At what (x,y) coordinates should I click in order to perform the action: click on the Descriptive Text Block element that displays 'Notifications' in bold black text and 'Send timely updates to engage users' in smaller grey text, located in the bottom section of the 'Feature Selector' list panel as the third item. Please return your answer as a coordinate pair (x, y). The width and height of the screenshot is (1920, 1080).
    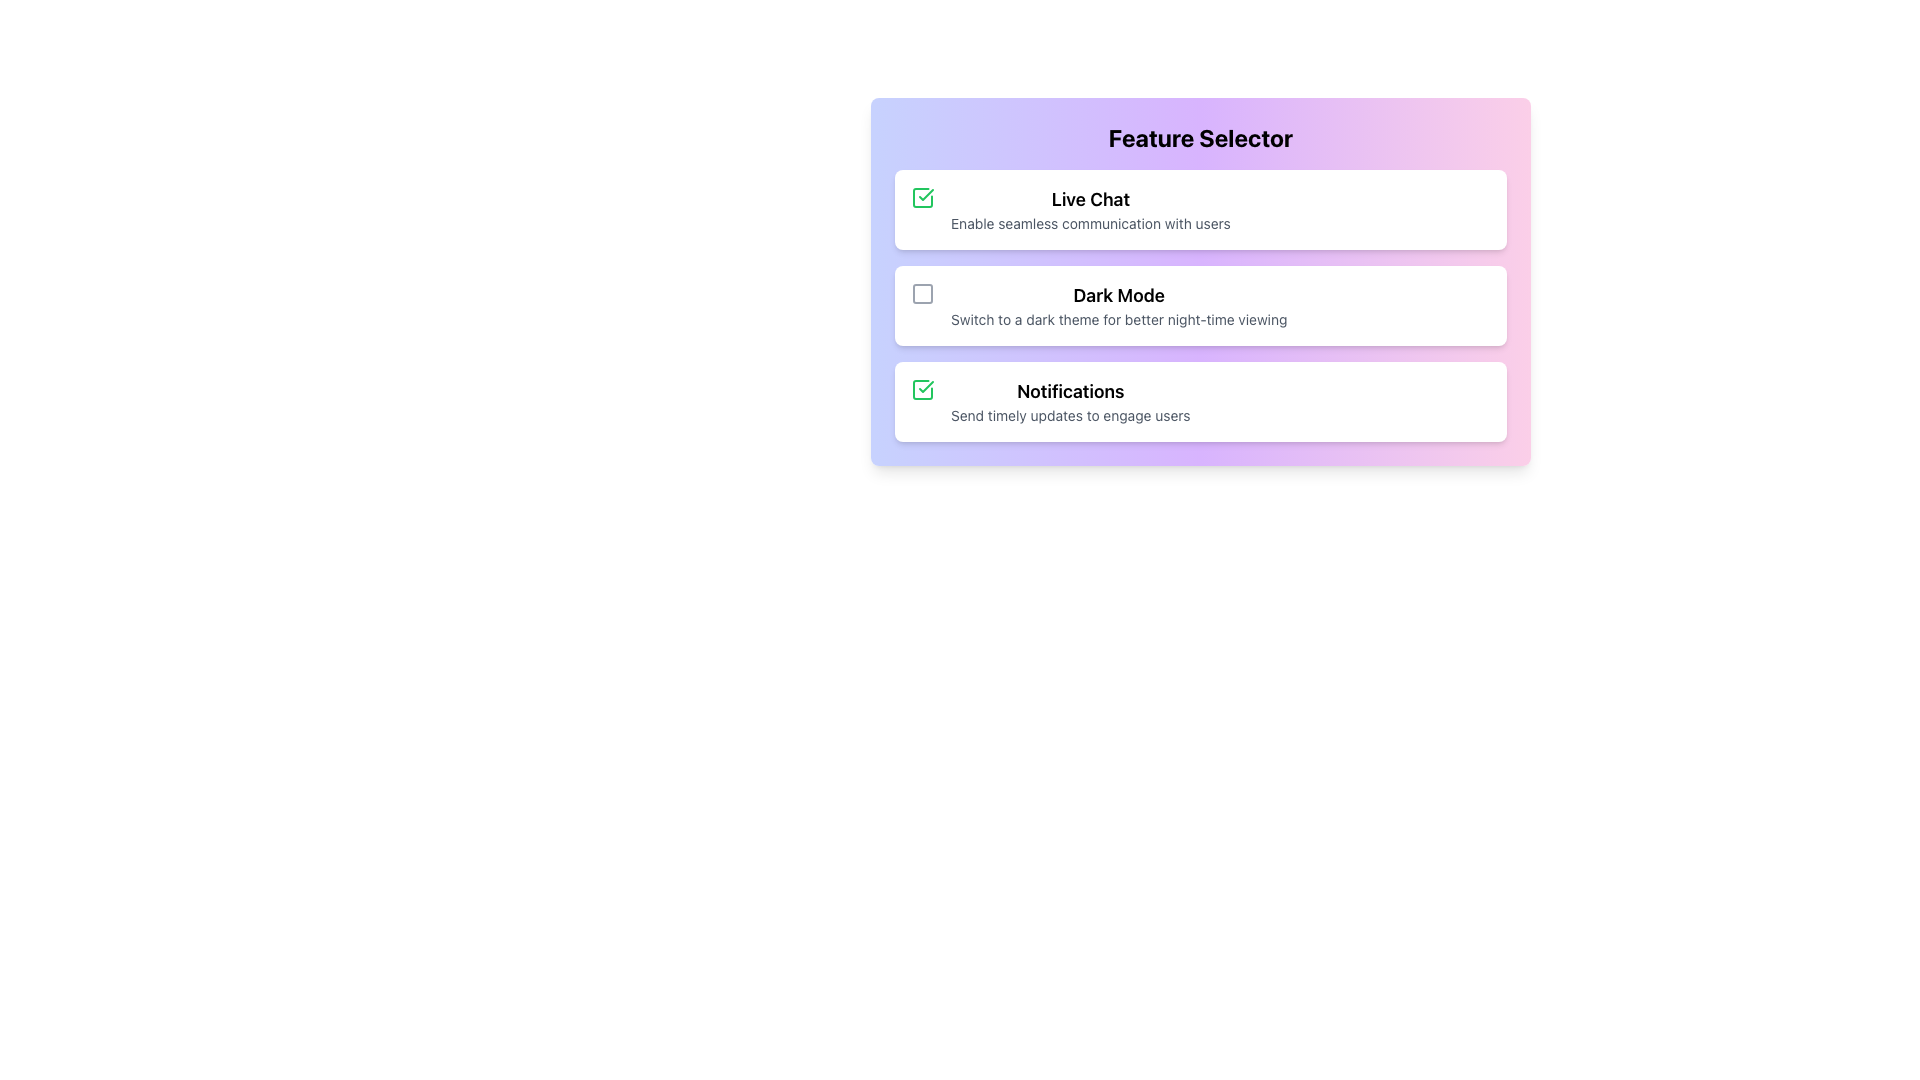
    Looking at the image, I should click on (1069, 401).